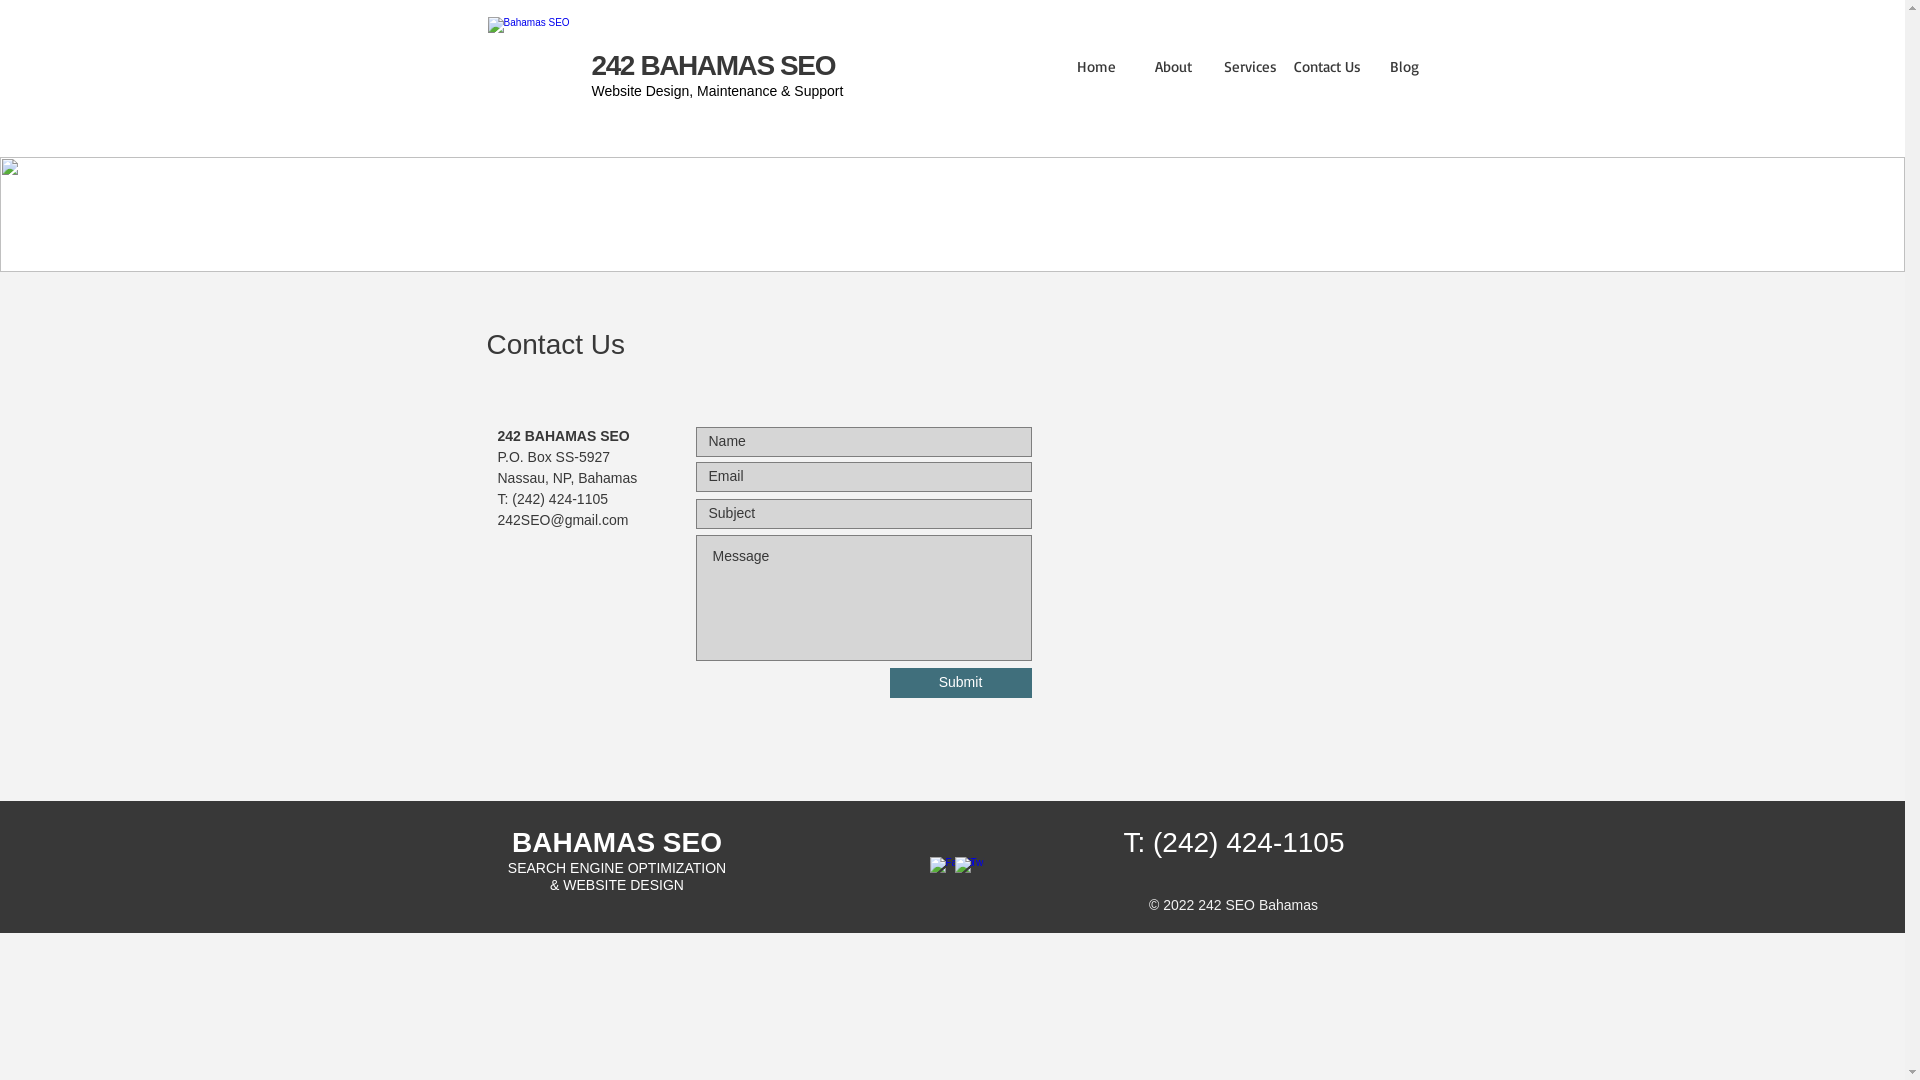 The image size is (1920, 1080). What do you see at coordinates (1094, 65) in the screenshot?
I see `'Home'` at bounding box center [1094, 65].